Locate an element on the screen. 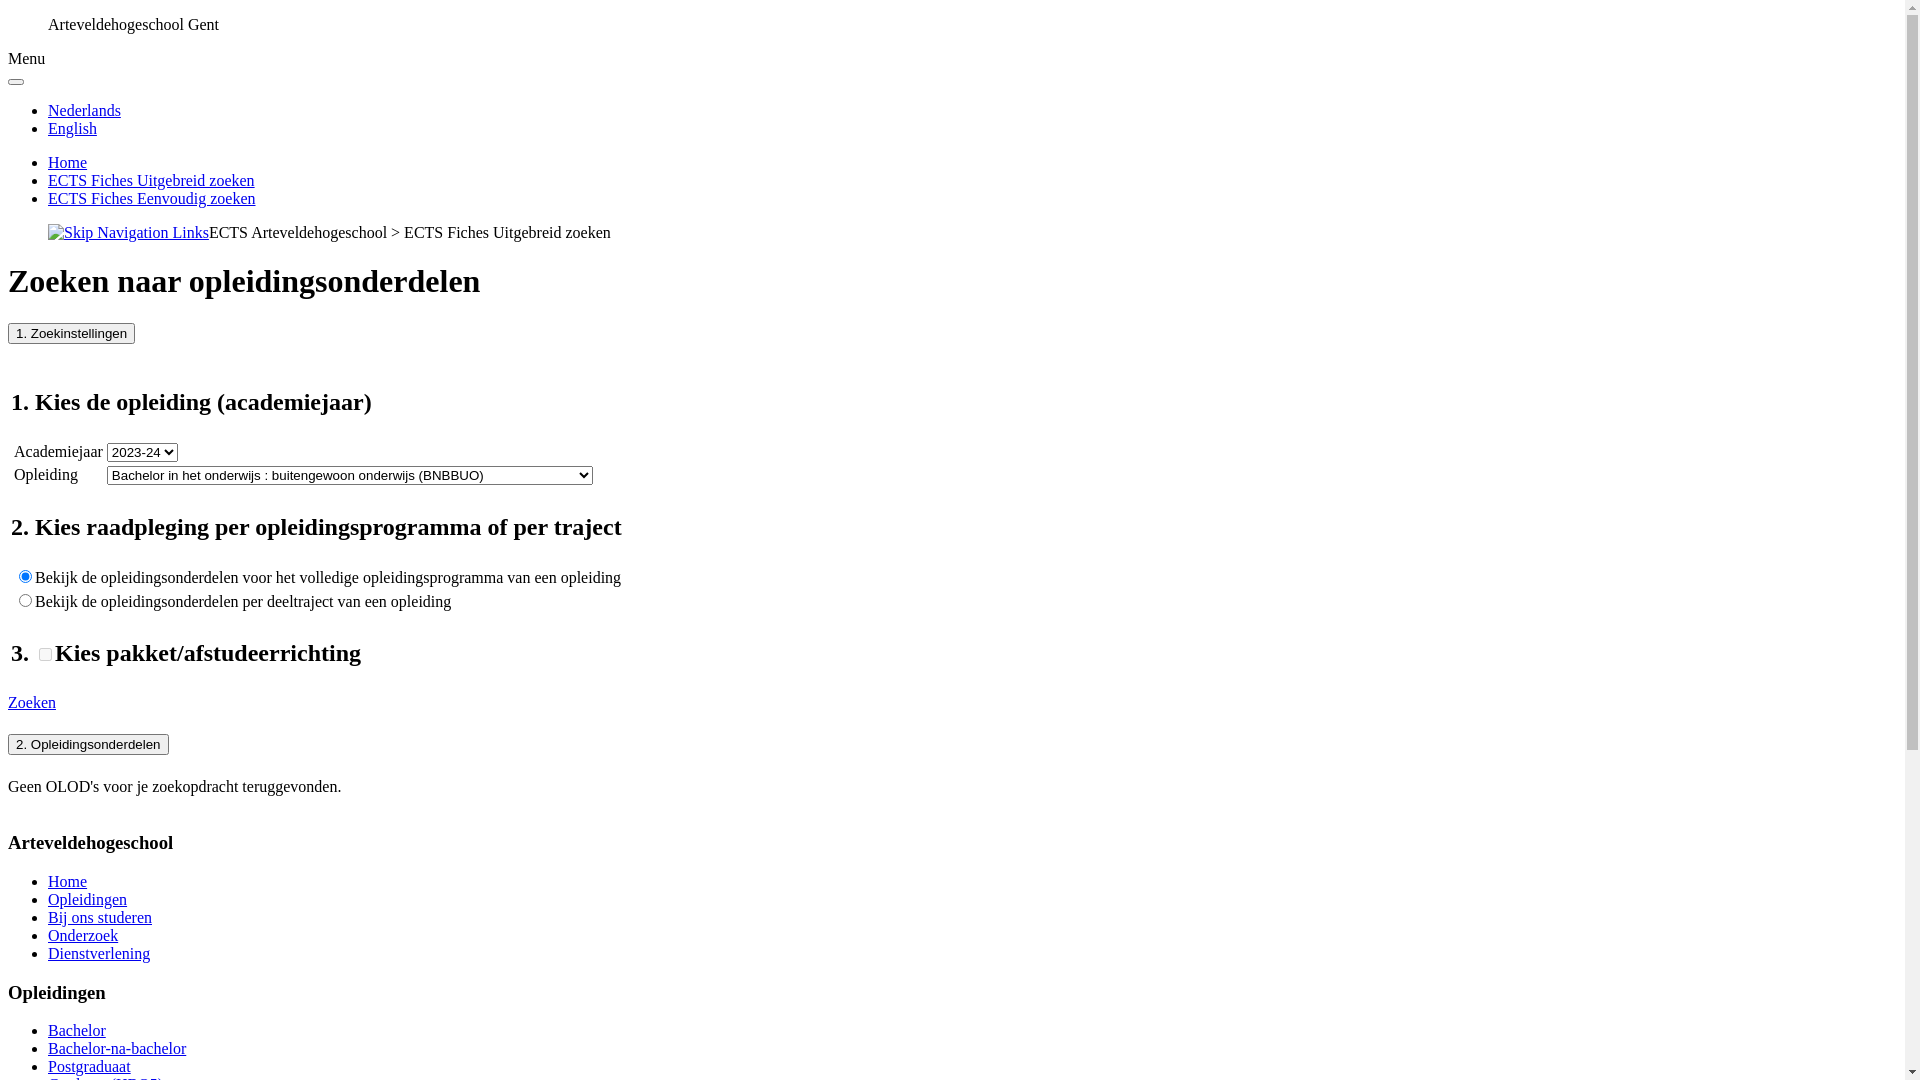  'ECTS Fiches Uitgebreid zoeken' is located at coordinates (150, 180).